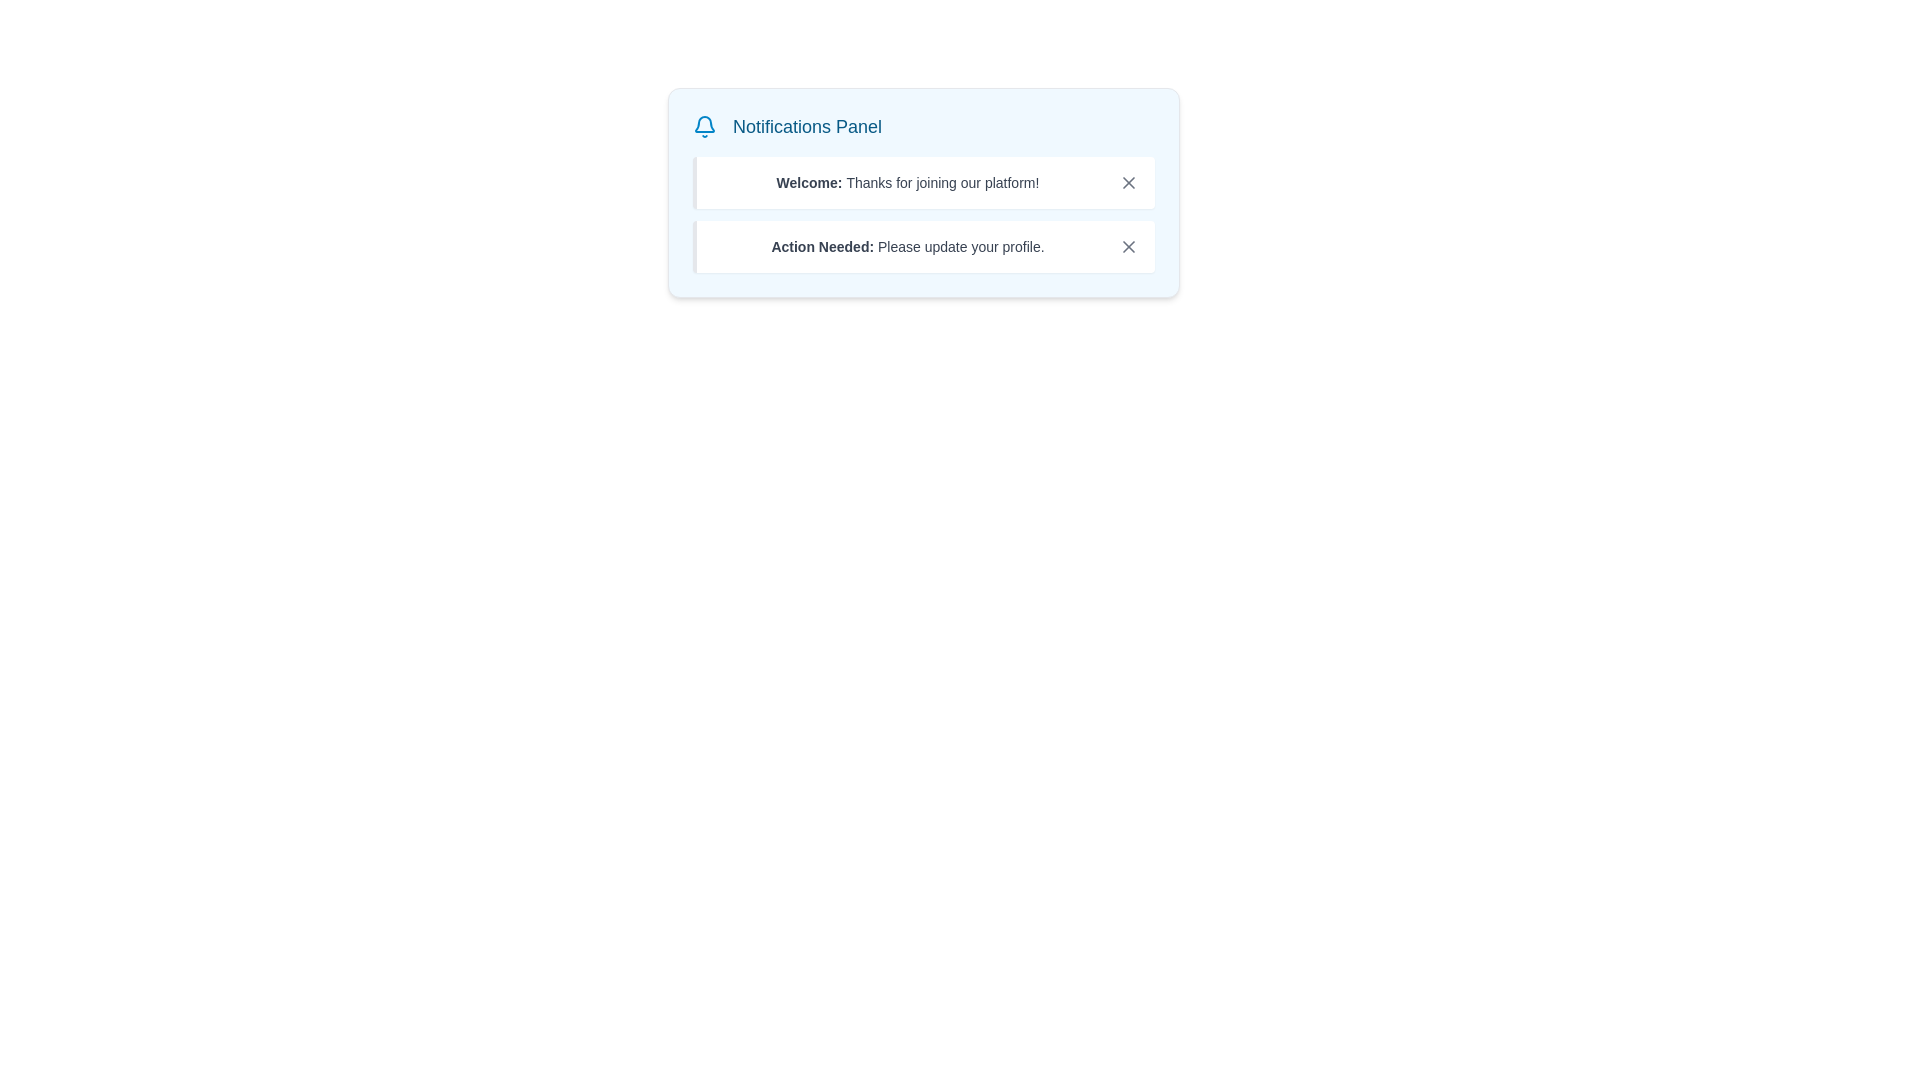 The height and width of the screenshot is (1080, 1920). Describe the element at coordinates (807, 127) in the screenshot. I see `the Text Label that indicates the purpose of the notification area, located to the right of the bell icon in the notification header` at that location.